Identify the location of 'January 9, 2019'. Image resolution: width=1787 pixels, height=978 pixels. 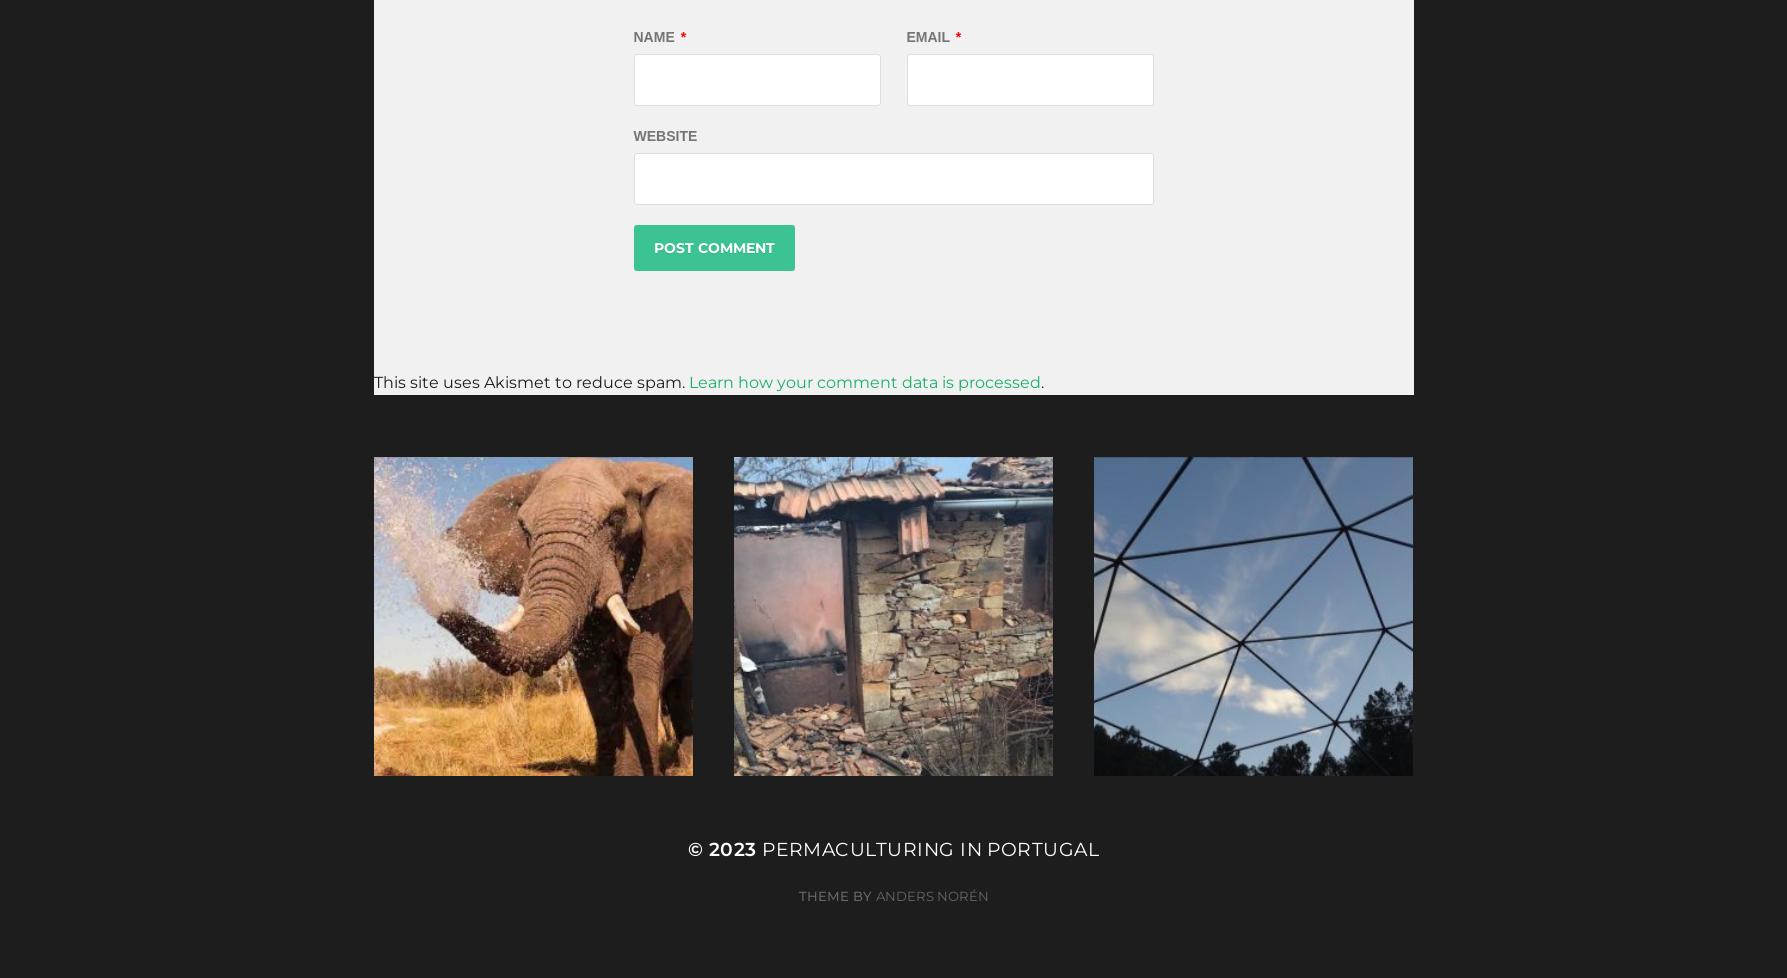
(464, 644).